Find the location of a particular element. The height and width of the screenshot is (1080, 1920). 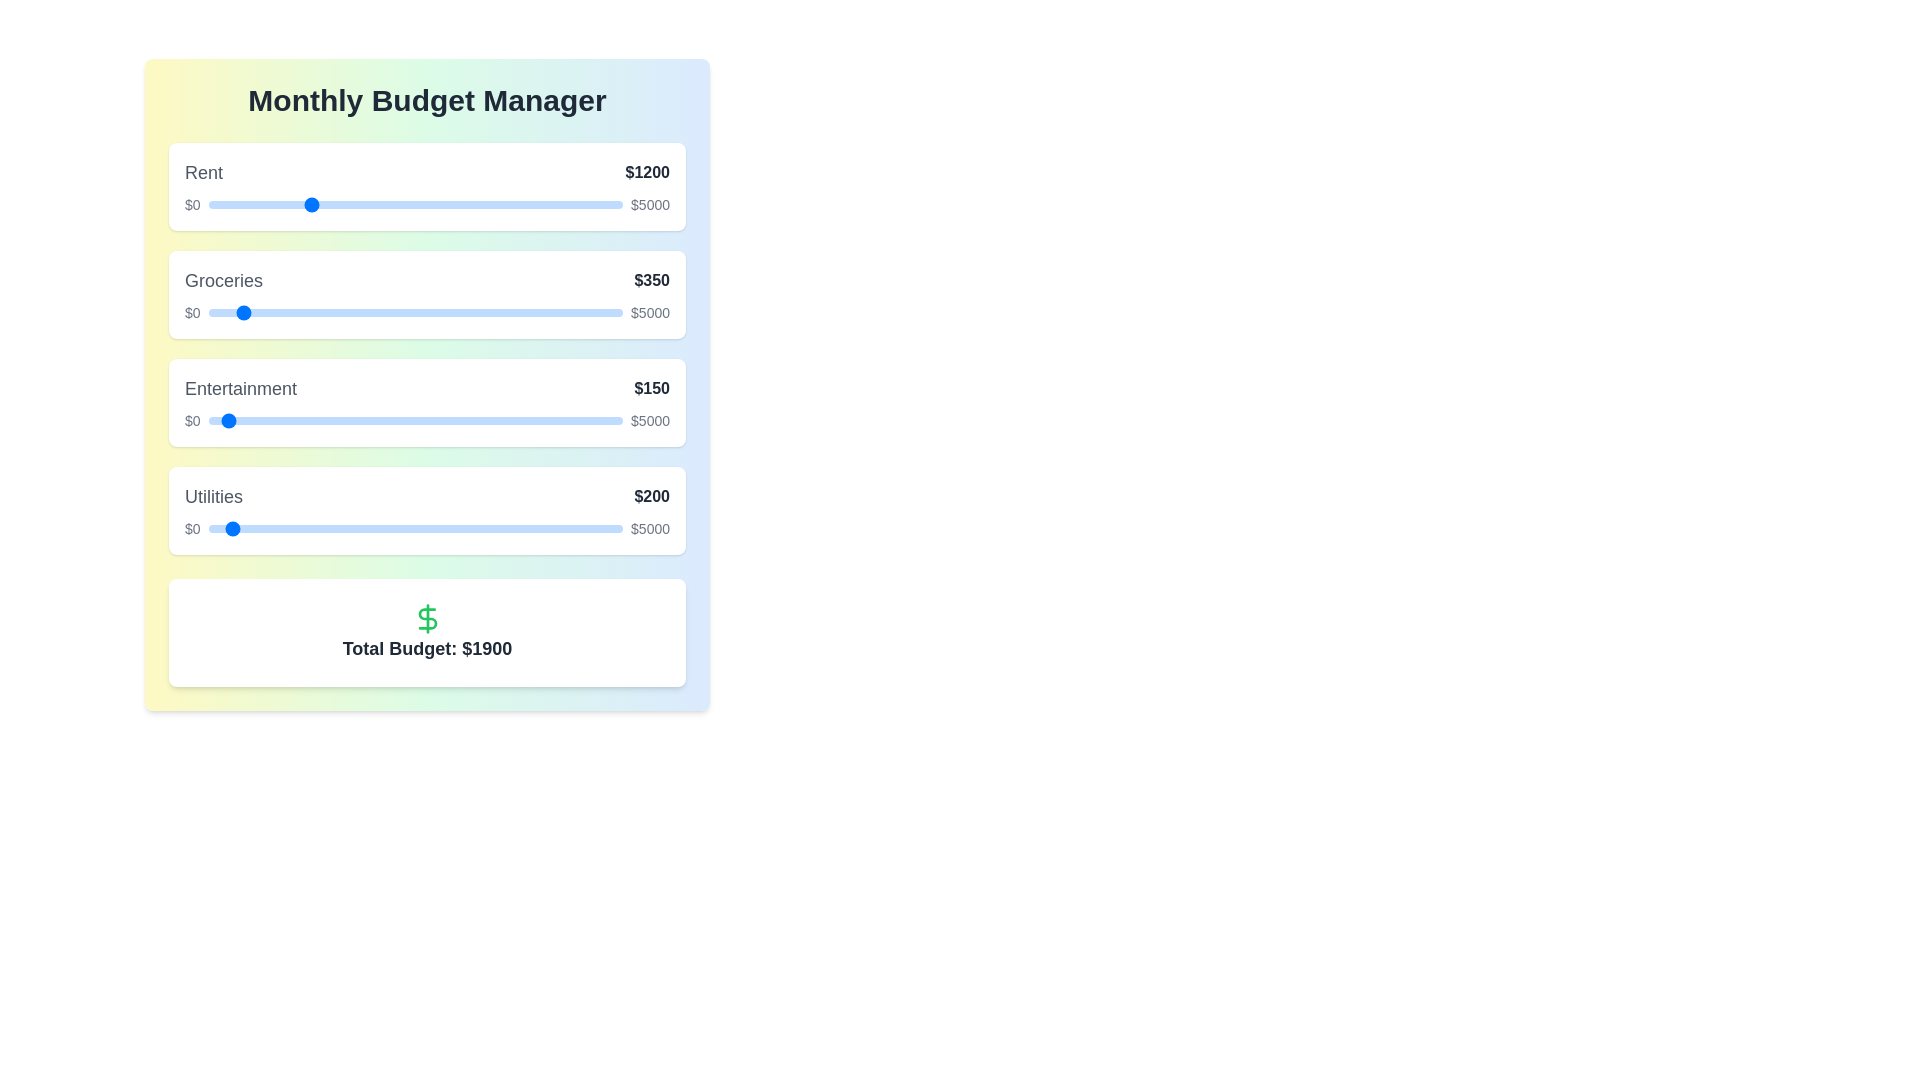

the groceries budget slider is located at coordinates (441, 312).